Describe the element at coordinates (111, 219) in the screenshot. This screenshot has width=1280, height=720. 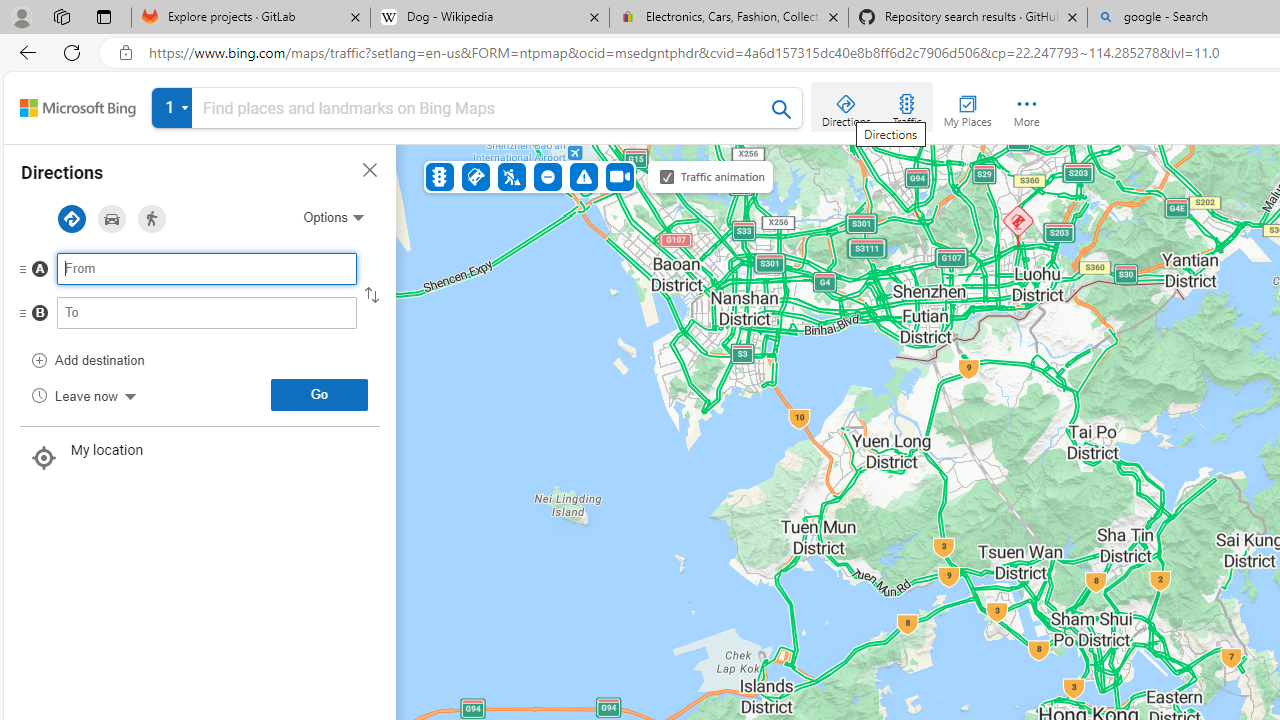
I see `'Driving'` at that location.